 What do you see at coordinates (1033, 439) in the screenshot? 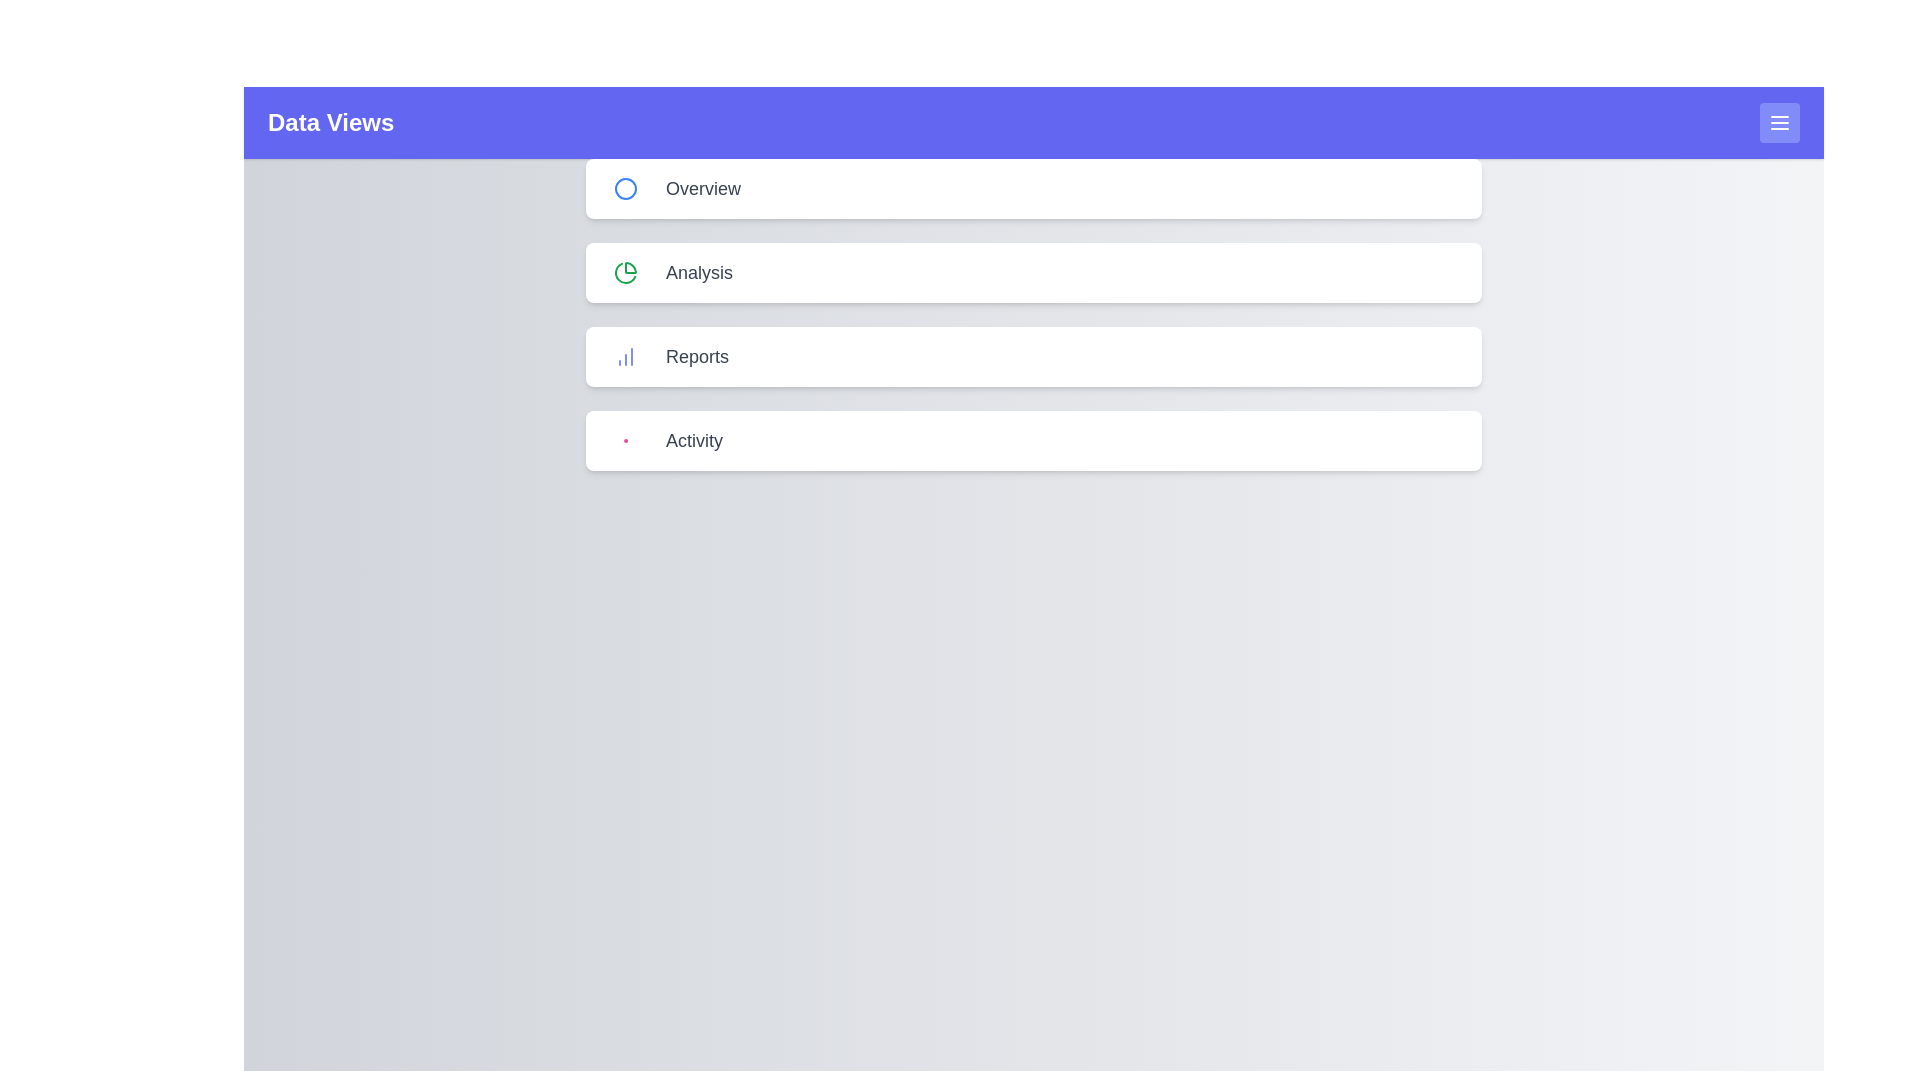
I see `the 'Activity' menu item to select it` at bounding box center [1033, 439].